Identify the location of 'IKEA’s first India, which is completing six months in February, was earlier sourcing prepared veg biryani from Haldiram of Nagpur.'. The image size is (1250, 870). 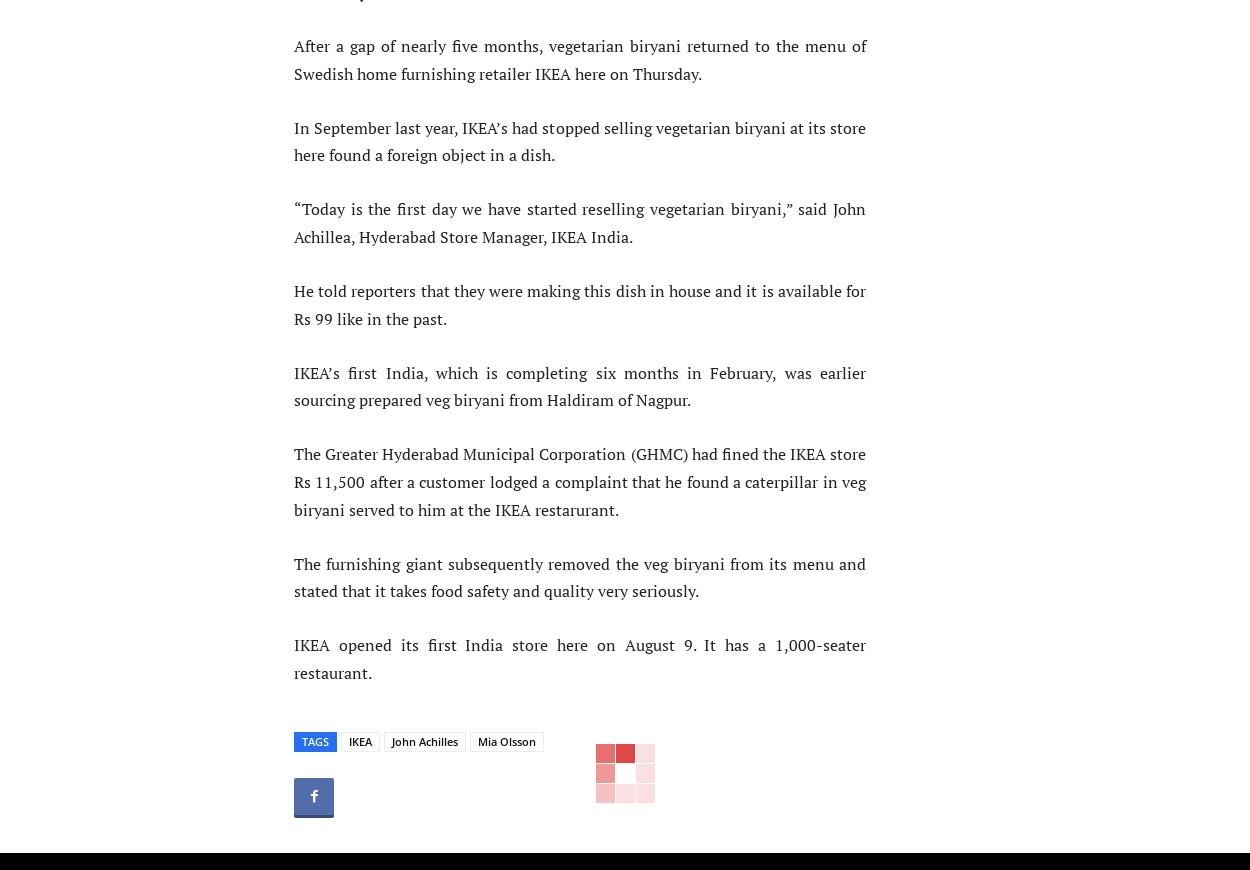
(579, 386).